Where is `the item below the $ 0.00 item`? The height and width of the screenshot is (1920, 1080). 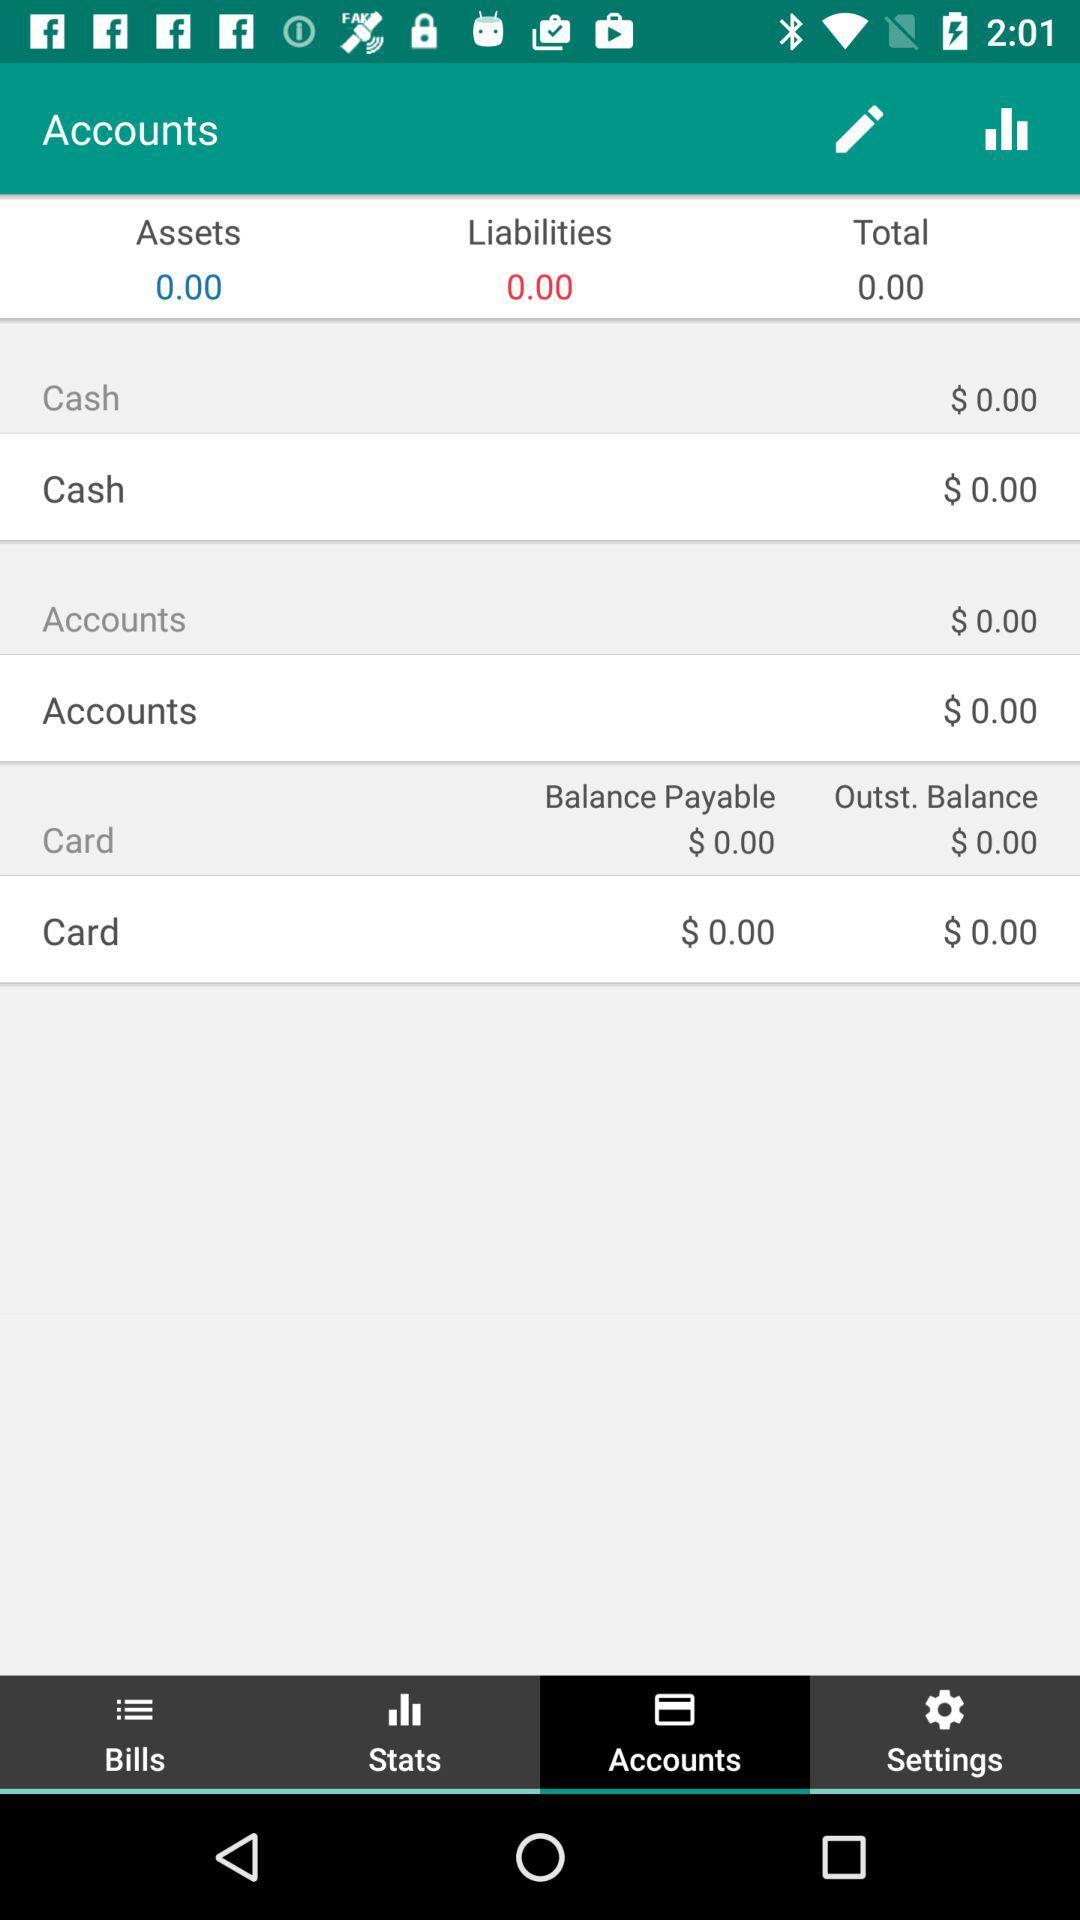 the item below the $ 0.00 item is located at coordinates (945, 1731).